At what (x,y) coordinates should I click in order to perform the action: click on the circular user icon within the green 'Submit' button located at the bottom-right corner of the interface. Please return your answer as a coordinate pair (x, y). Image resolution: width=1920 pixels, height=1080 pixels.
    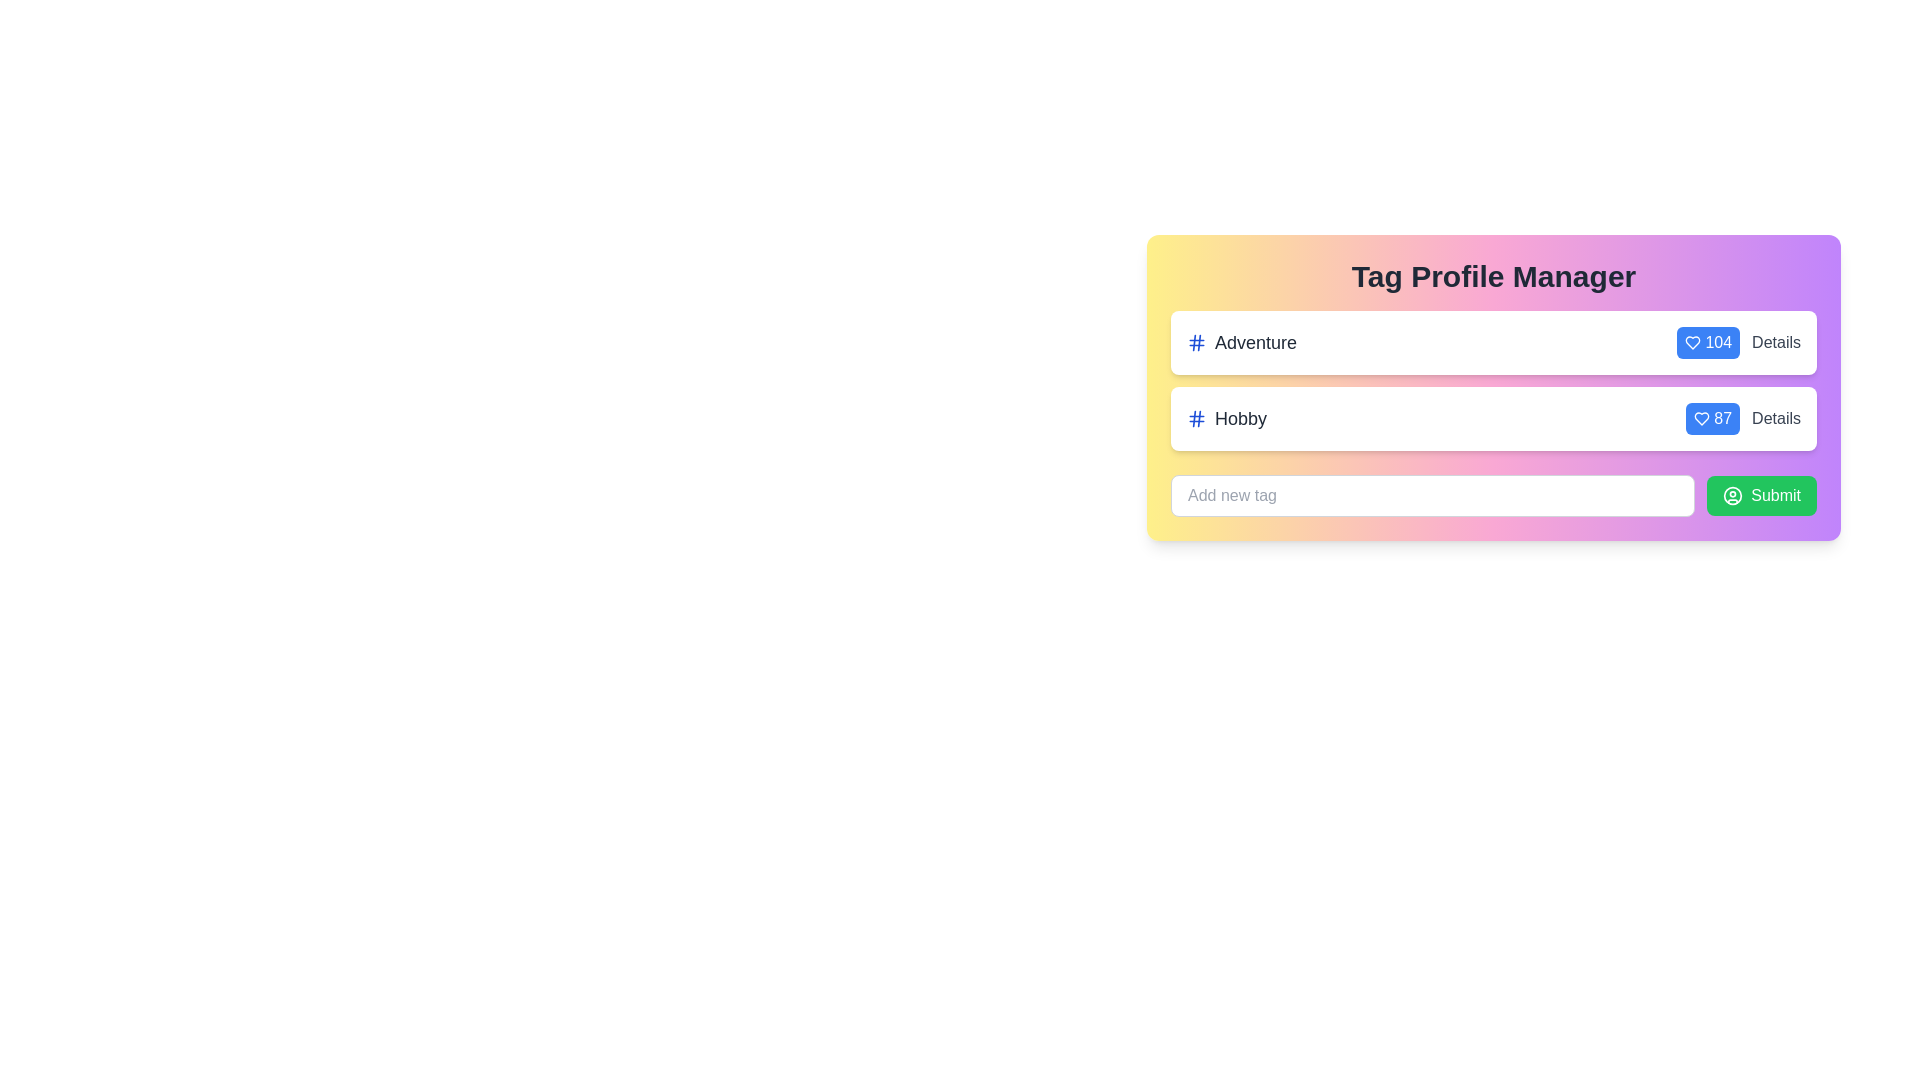
    Looking at the image, I should click on (1732, 495).